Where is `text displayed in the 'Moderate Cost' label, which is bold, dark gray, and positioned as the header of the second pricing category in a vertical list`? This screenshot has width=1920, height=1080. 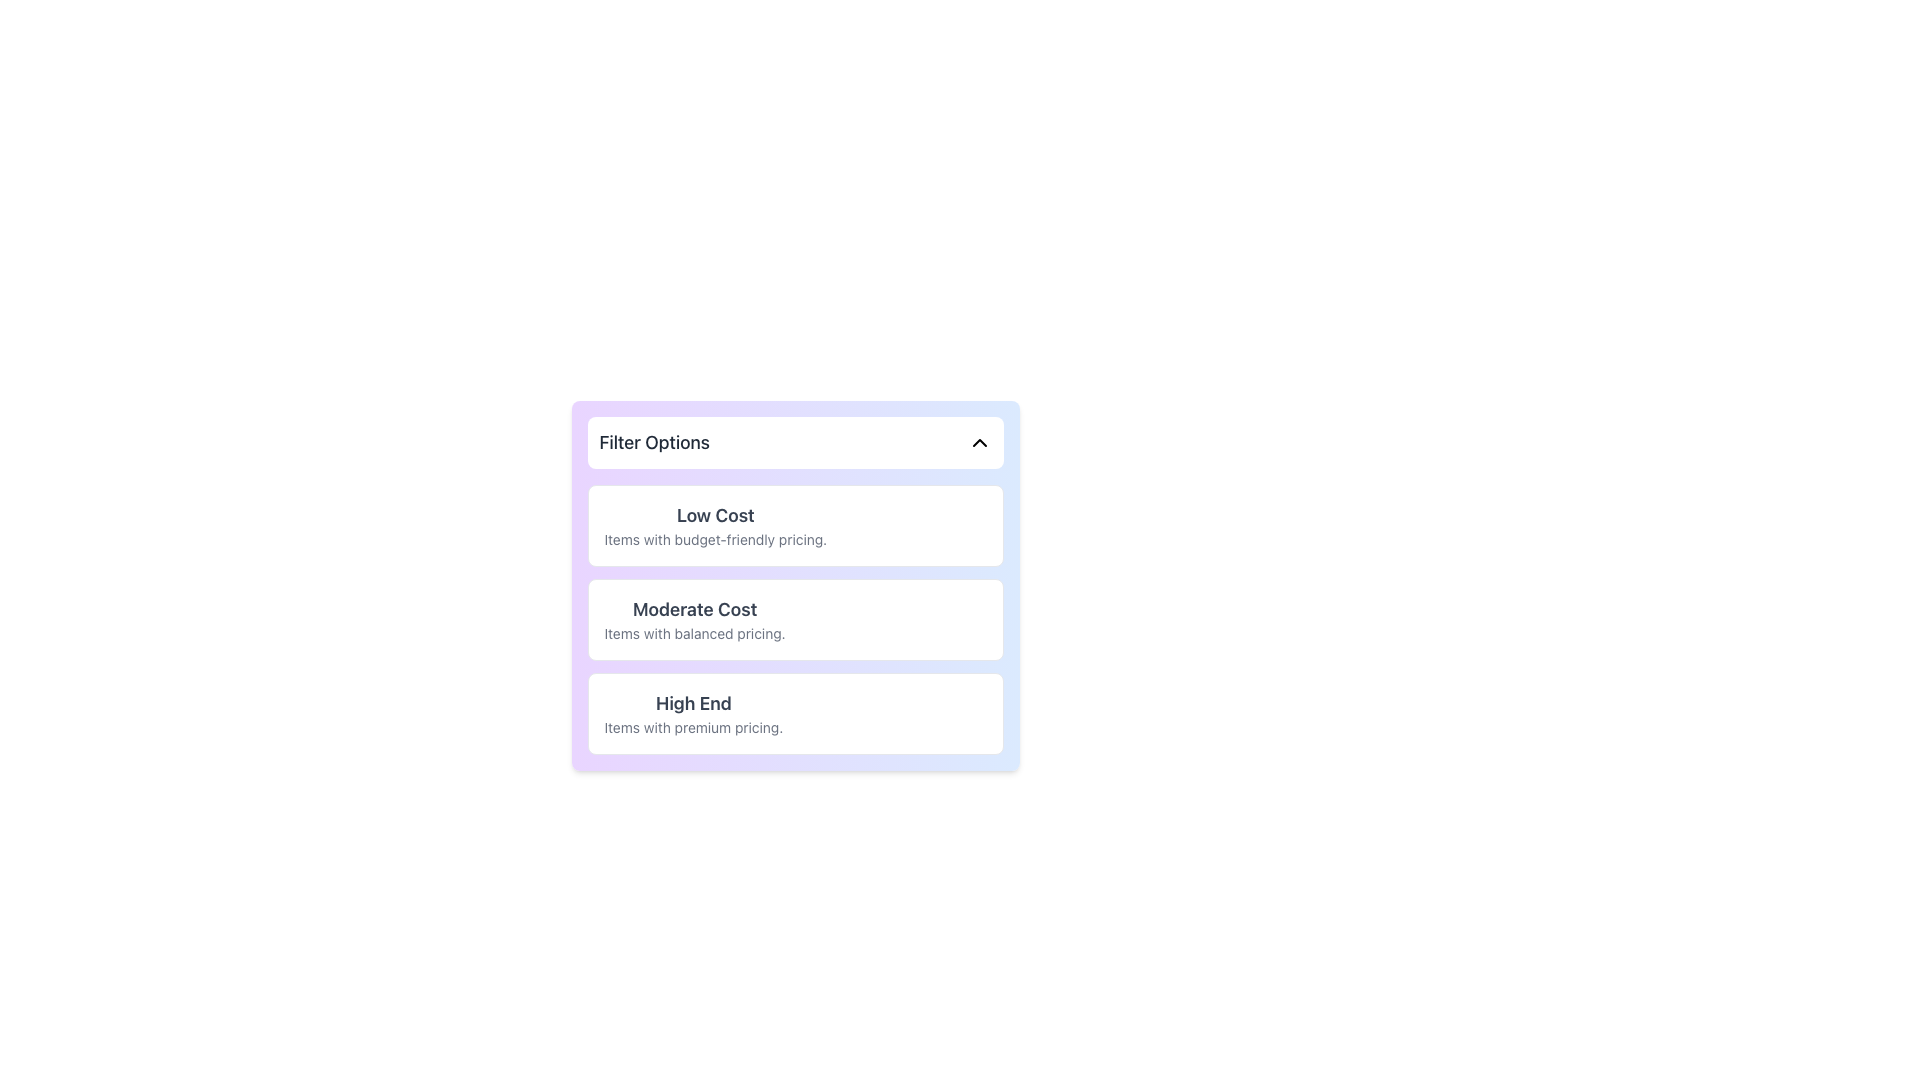
text displayed in the 'Moderate Cost' label, which is bold, dark gray, and positioned as the header of the second pricing category in a vertical list is located at coordinates (695, 608).